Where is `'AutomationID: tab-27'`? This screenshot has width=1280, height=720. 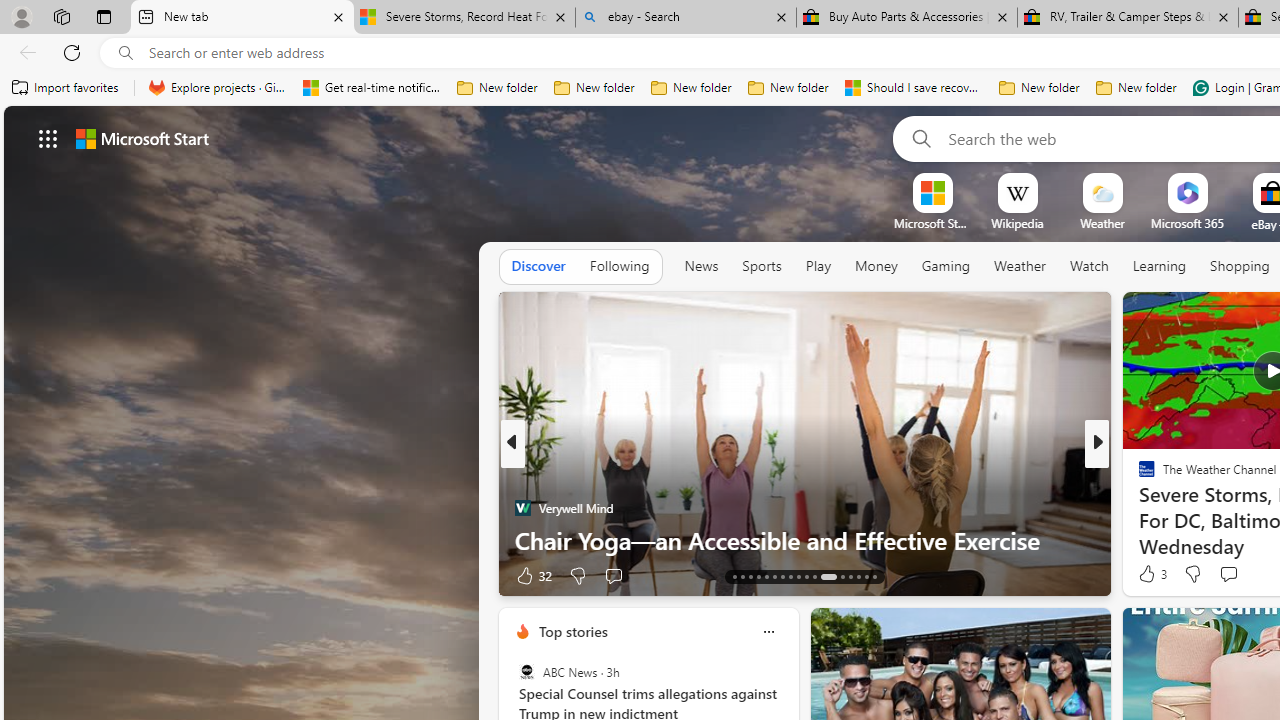
'AutomationID: tab-27' is located at coordinates (858, 577).